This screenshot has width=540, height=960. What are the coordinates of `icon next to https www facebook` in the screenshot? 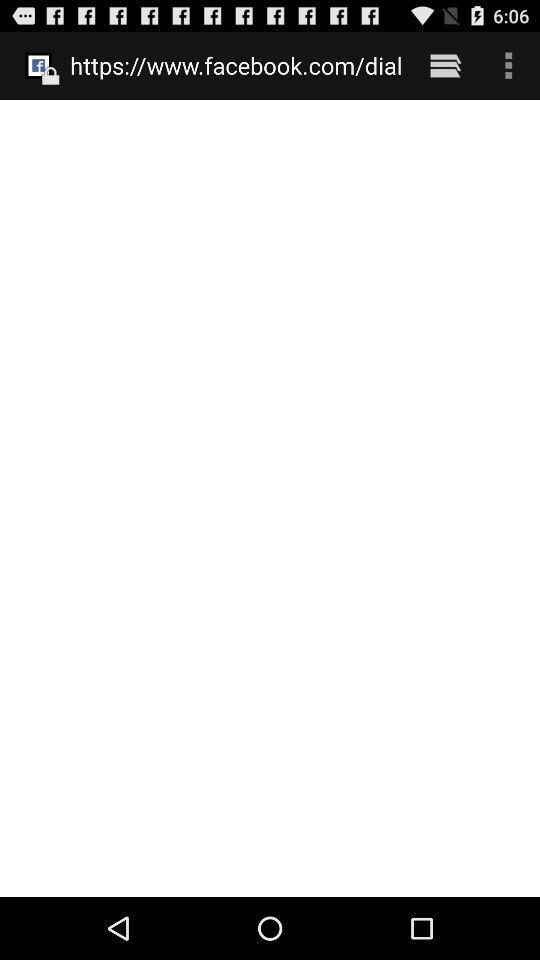 It's located at (445, 65).